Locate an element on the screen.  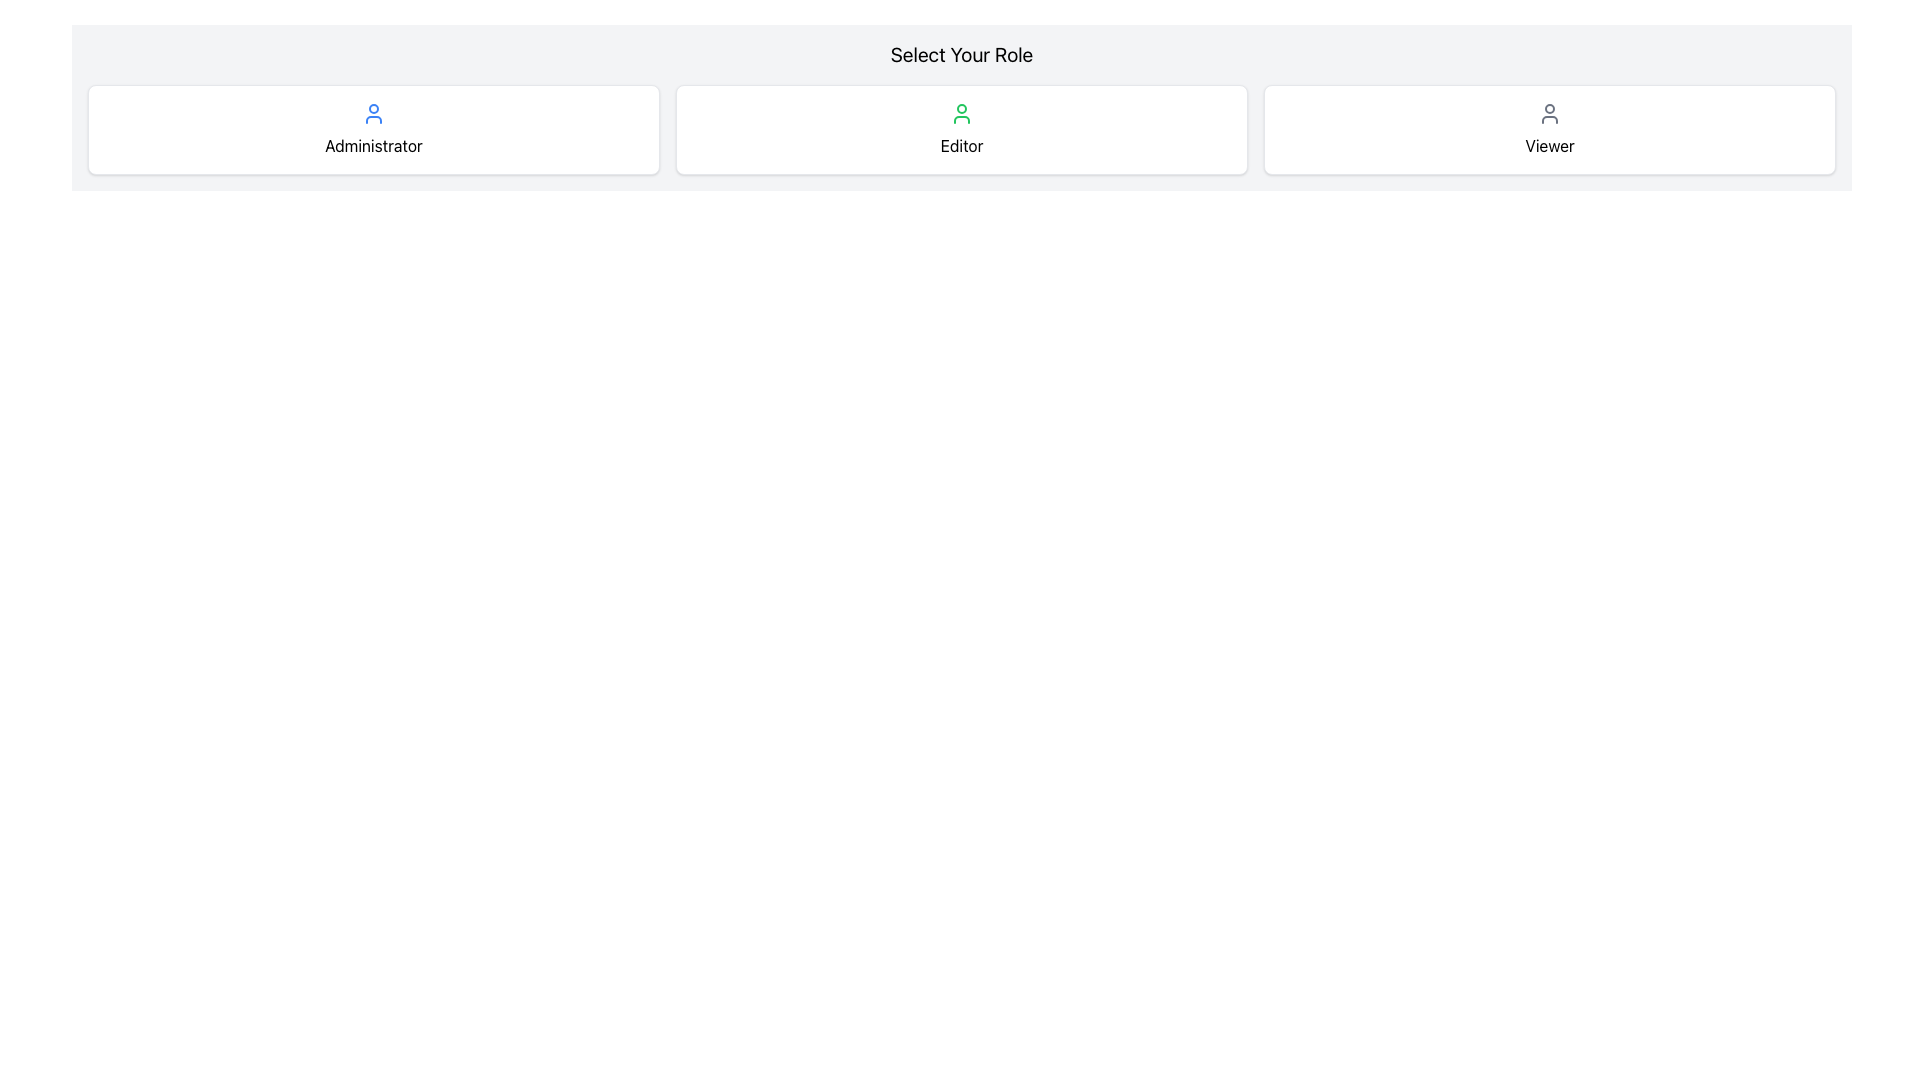
the user icon represented as a blue outline minimalist avatar, located in the first role card above the 'Administrator' label is located at coordinates (374, 114).